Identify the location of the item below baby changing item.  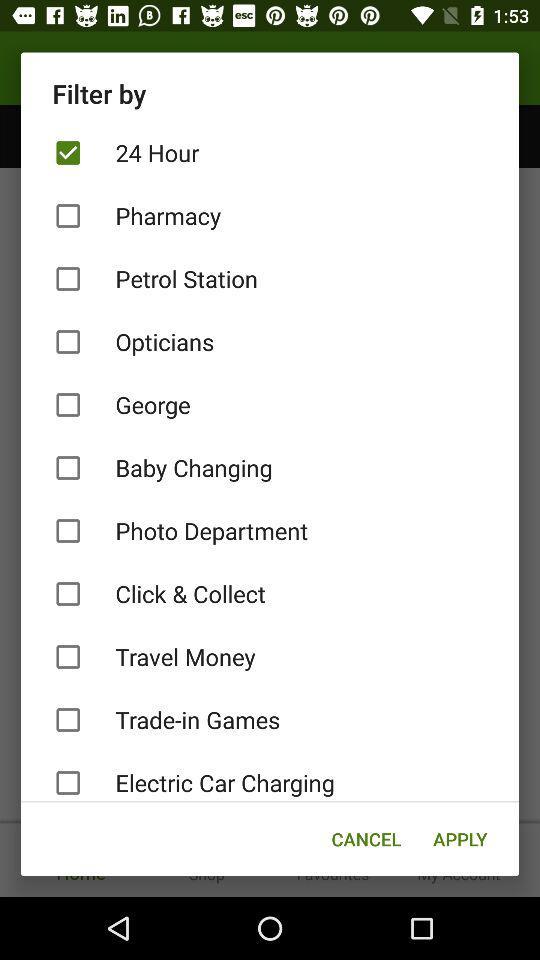
(270, 529).